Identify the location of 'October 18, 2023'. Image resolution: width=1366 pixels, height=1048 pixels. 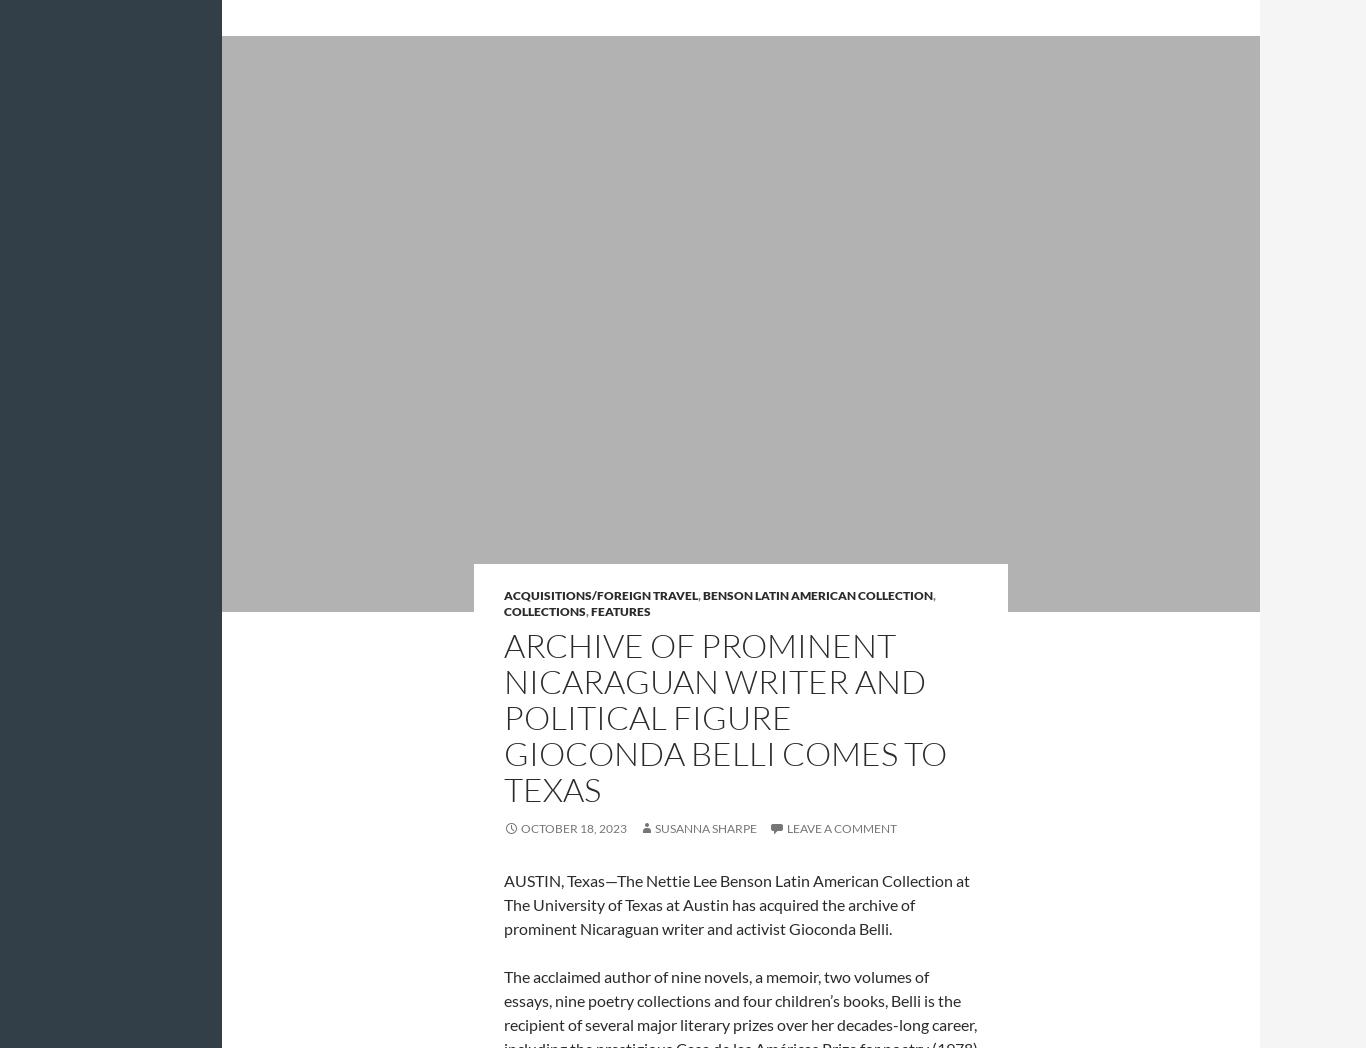
(572, 826).